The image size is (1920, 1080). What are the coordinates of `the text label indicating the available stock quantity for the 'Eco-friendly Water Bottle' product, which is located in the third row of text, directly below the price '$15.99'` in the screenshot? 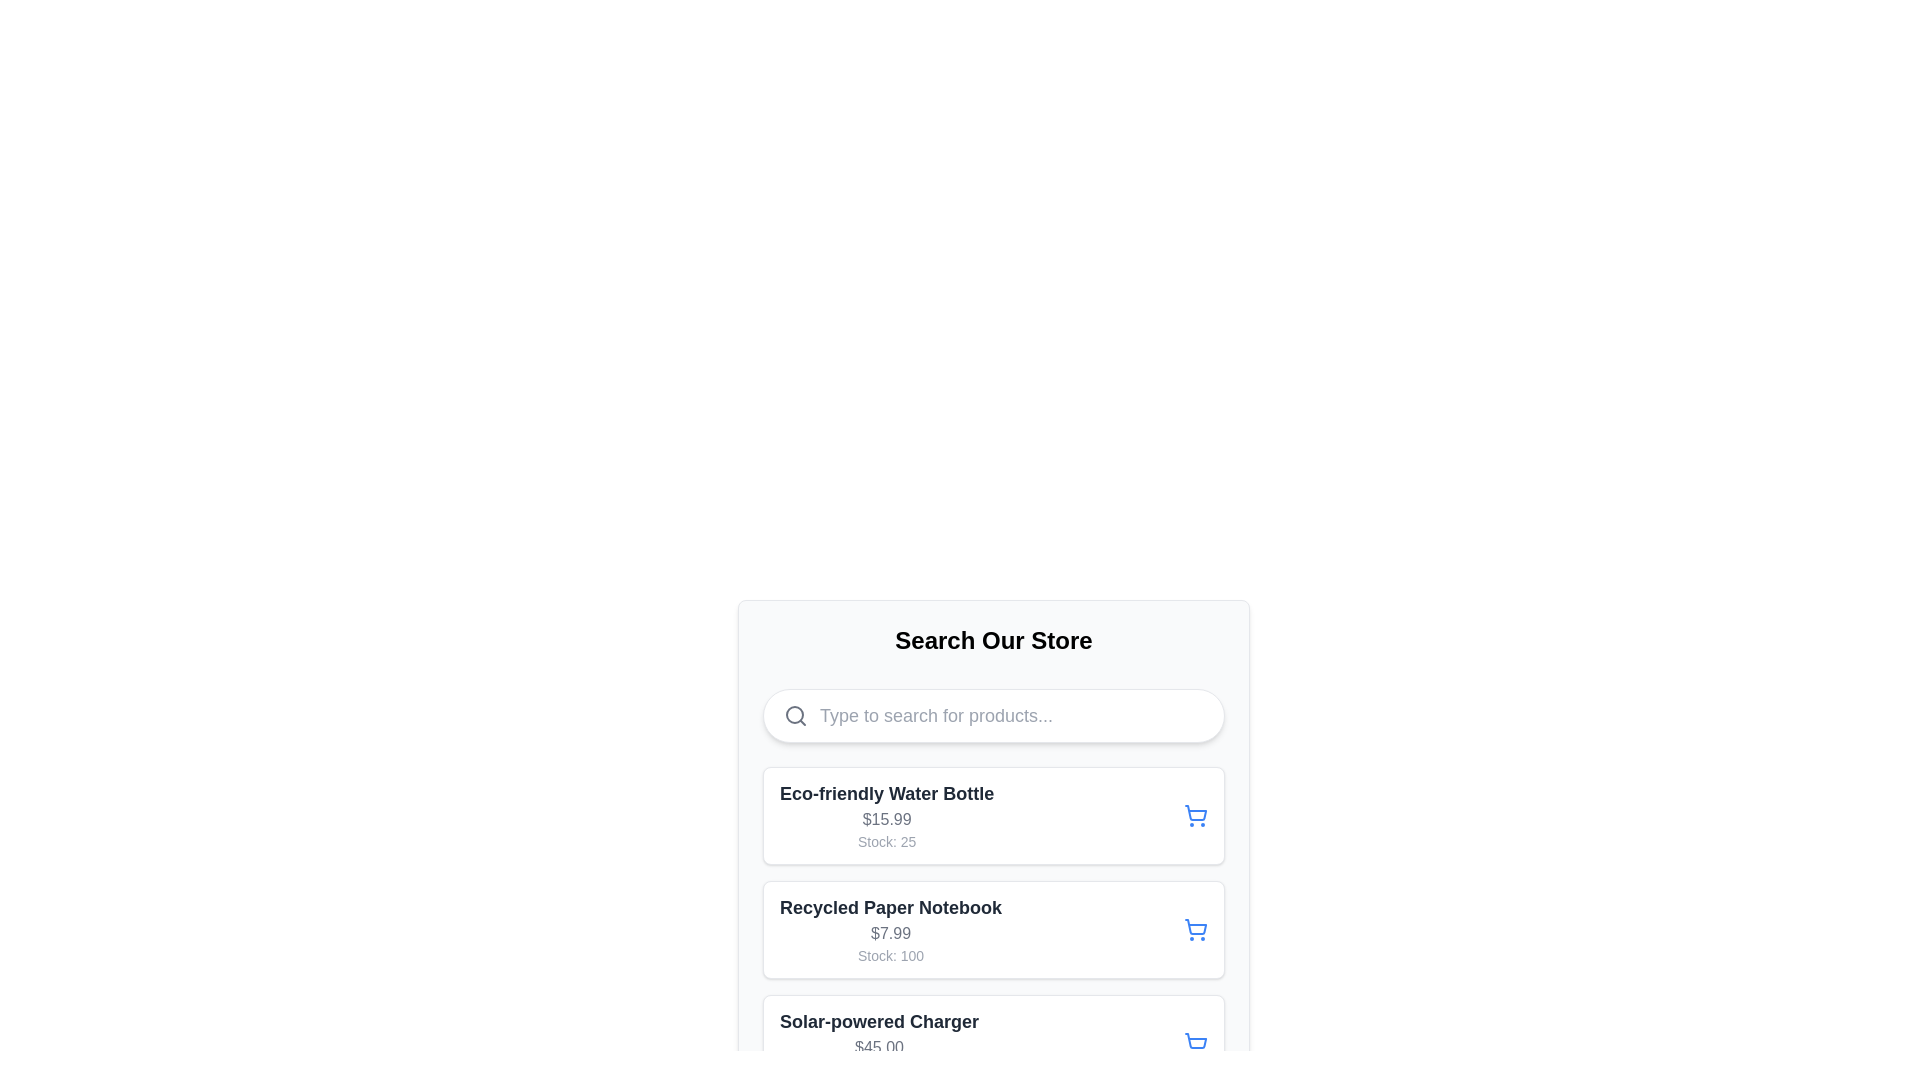 It's located at (886, 841).